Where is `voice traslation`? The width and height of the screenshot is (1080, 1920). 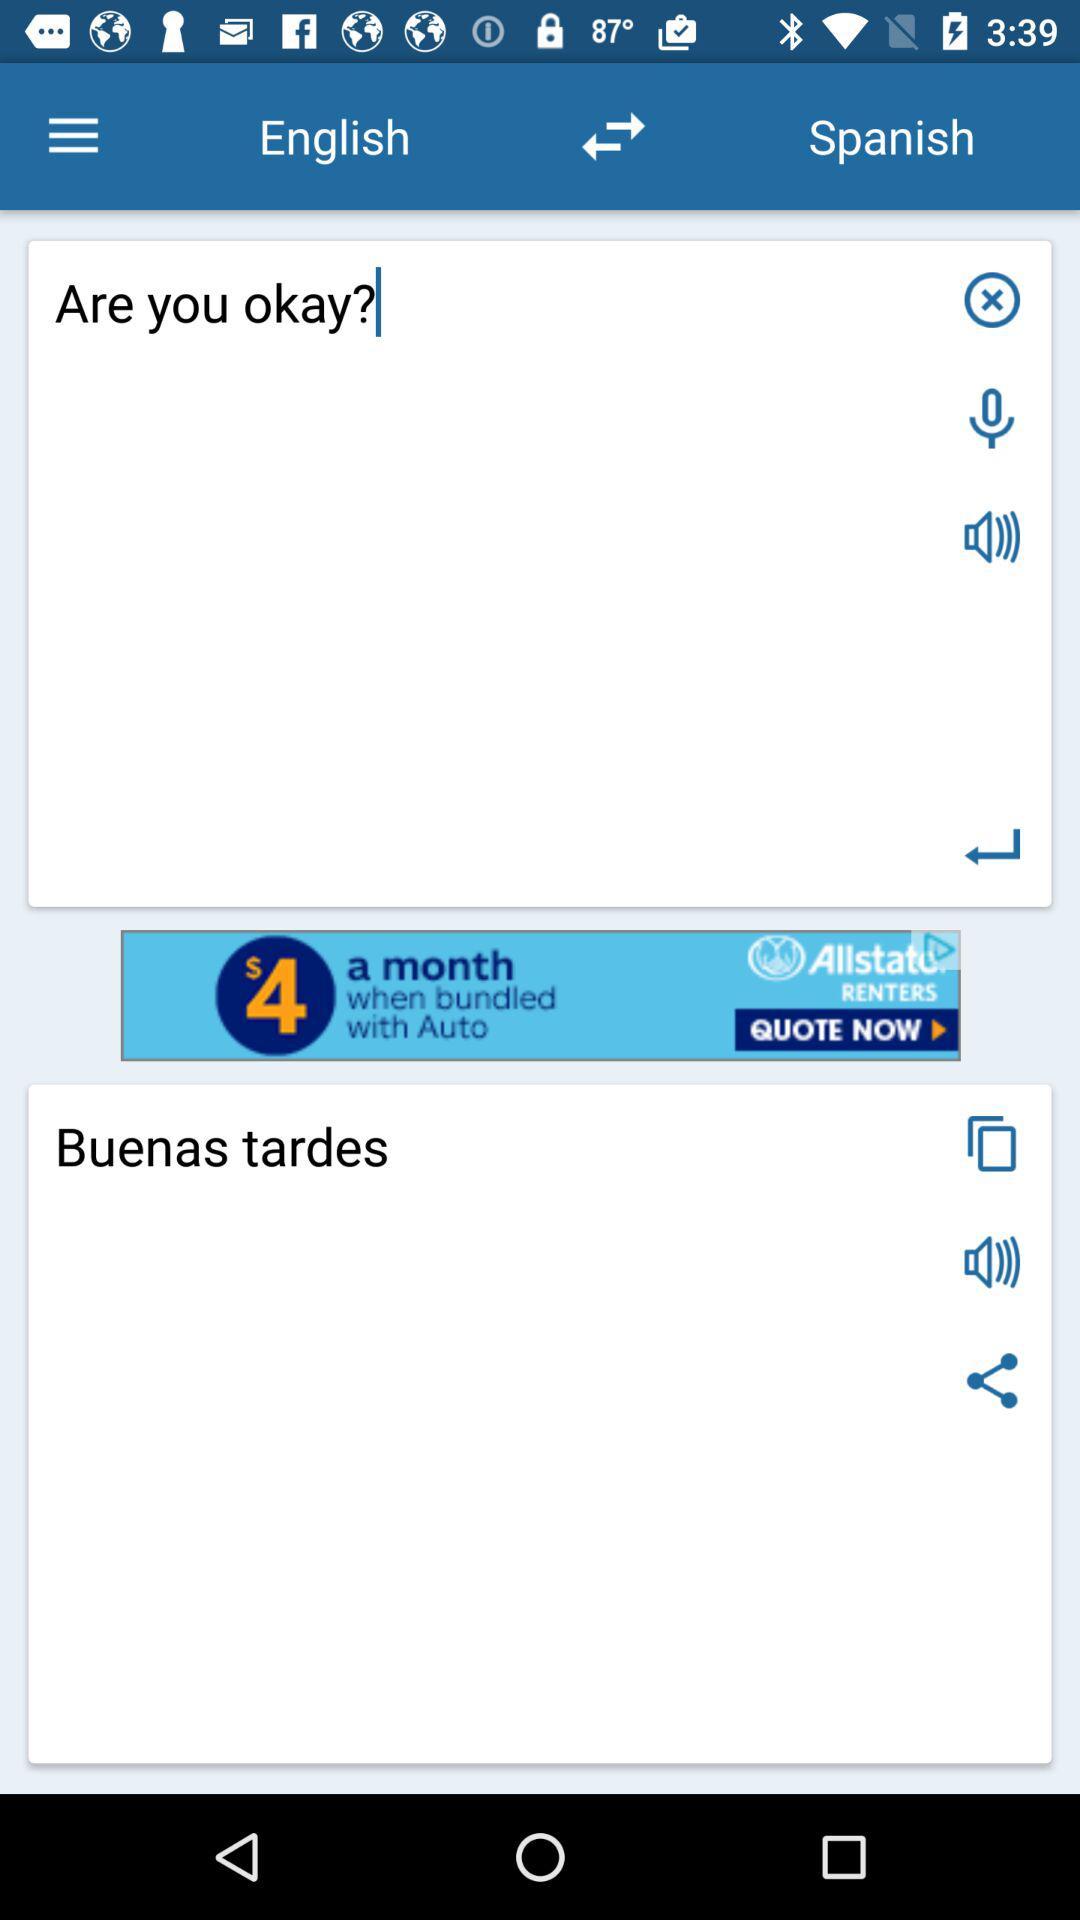
voice traslation is located at coordinates (992, 537).